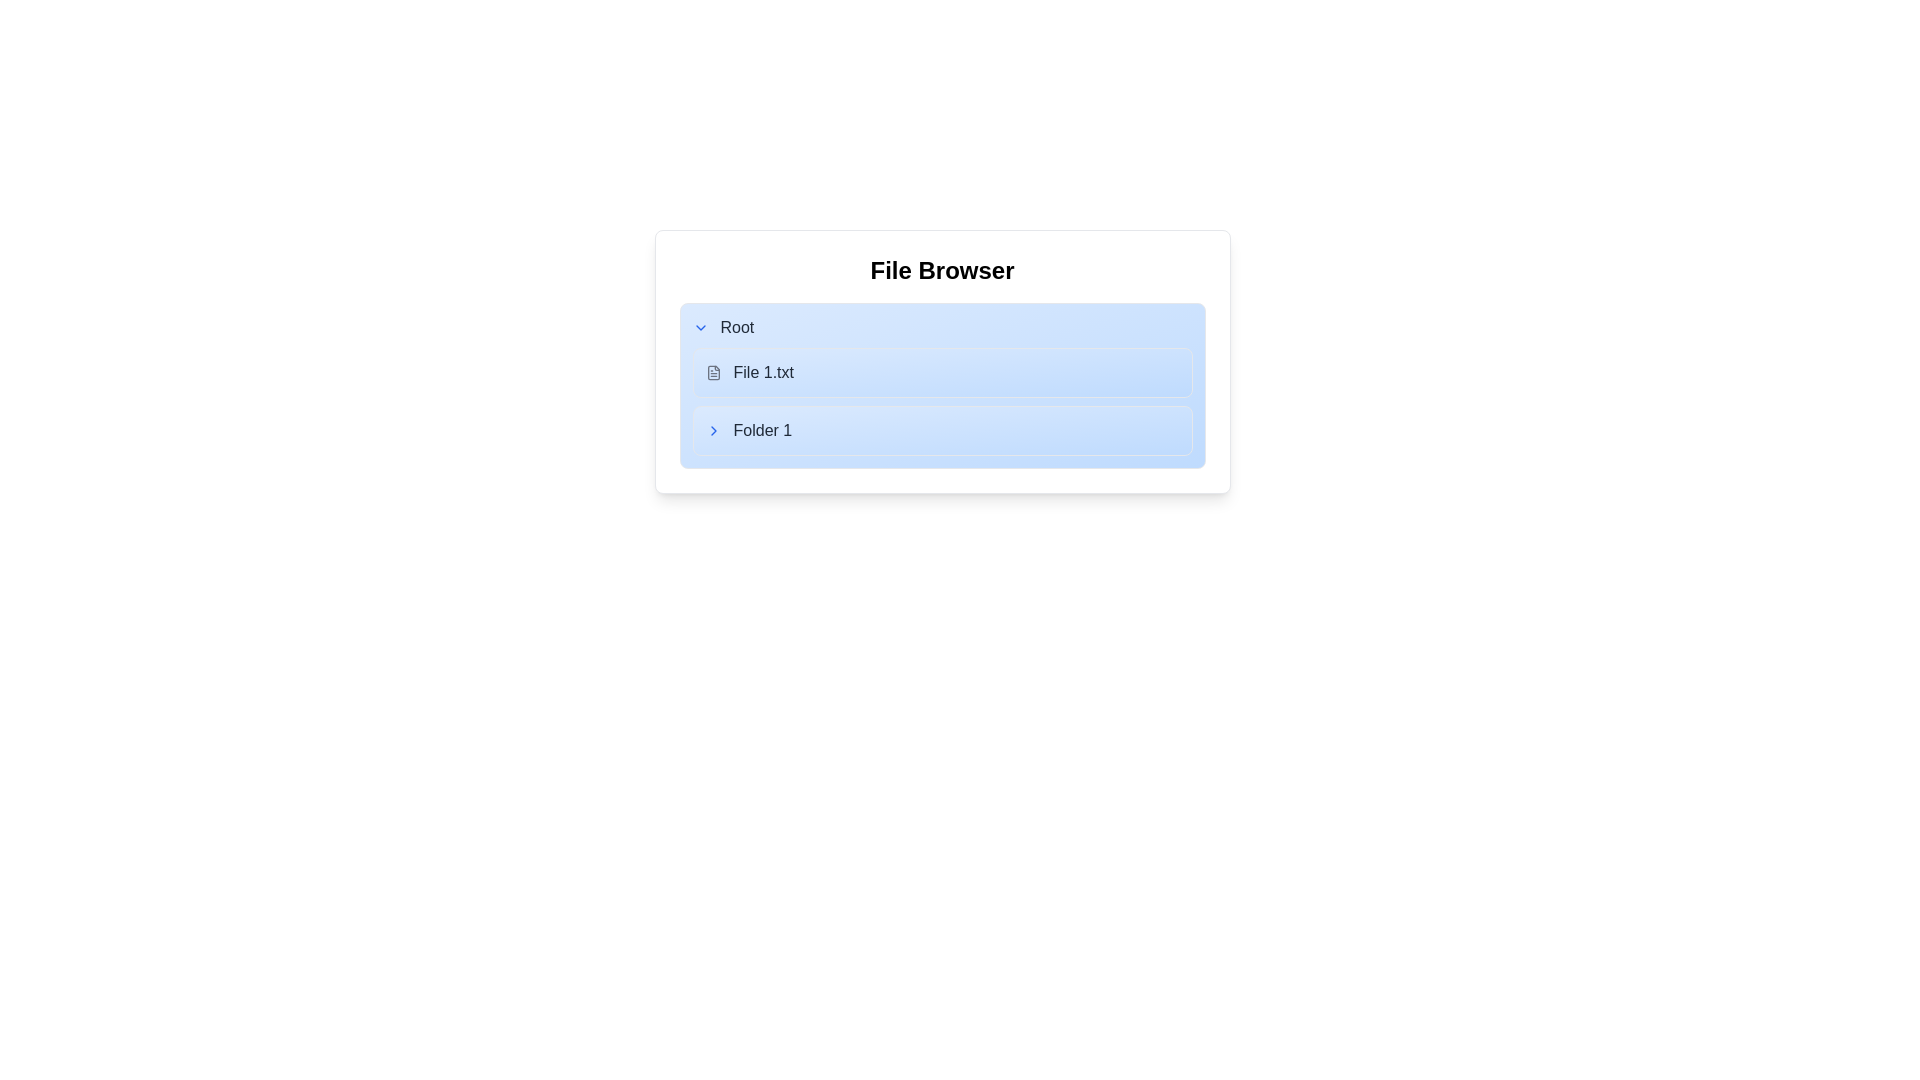  What do you see at coordinates (941, 430) in the screenshot?
I see `the folder item located below 'File 1.txt' within the 'Root' section` at bounding box center [941, 430].